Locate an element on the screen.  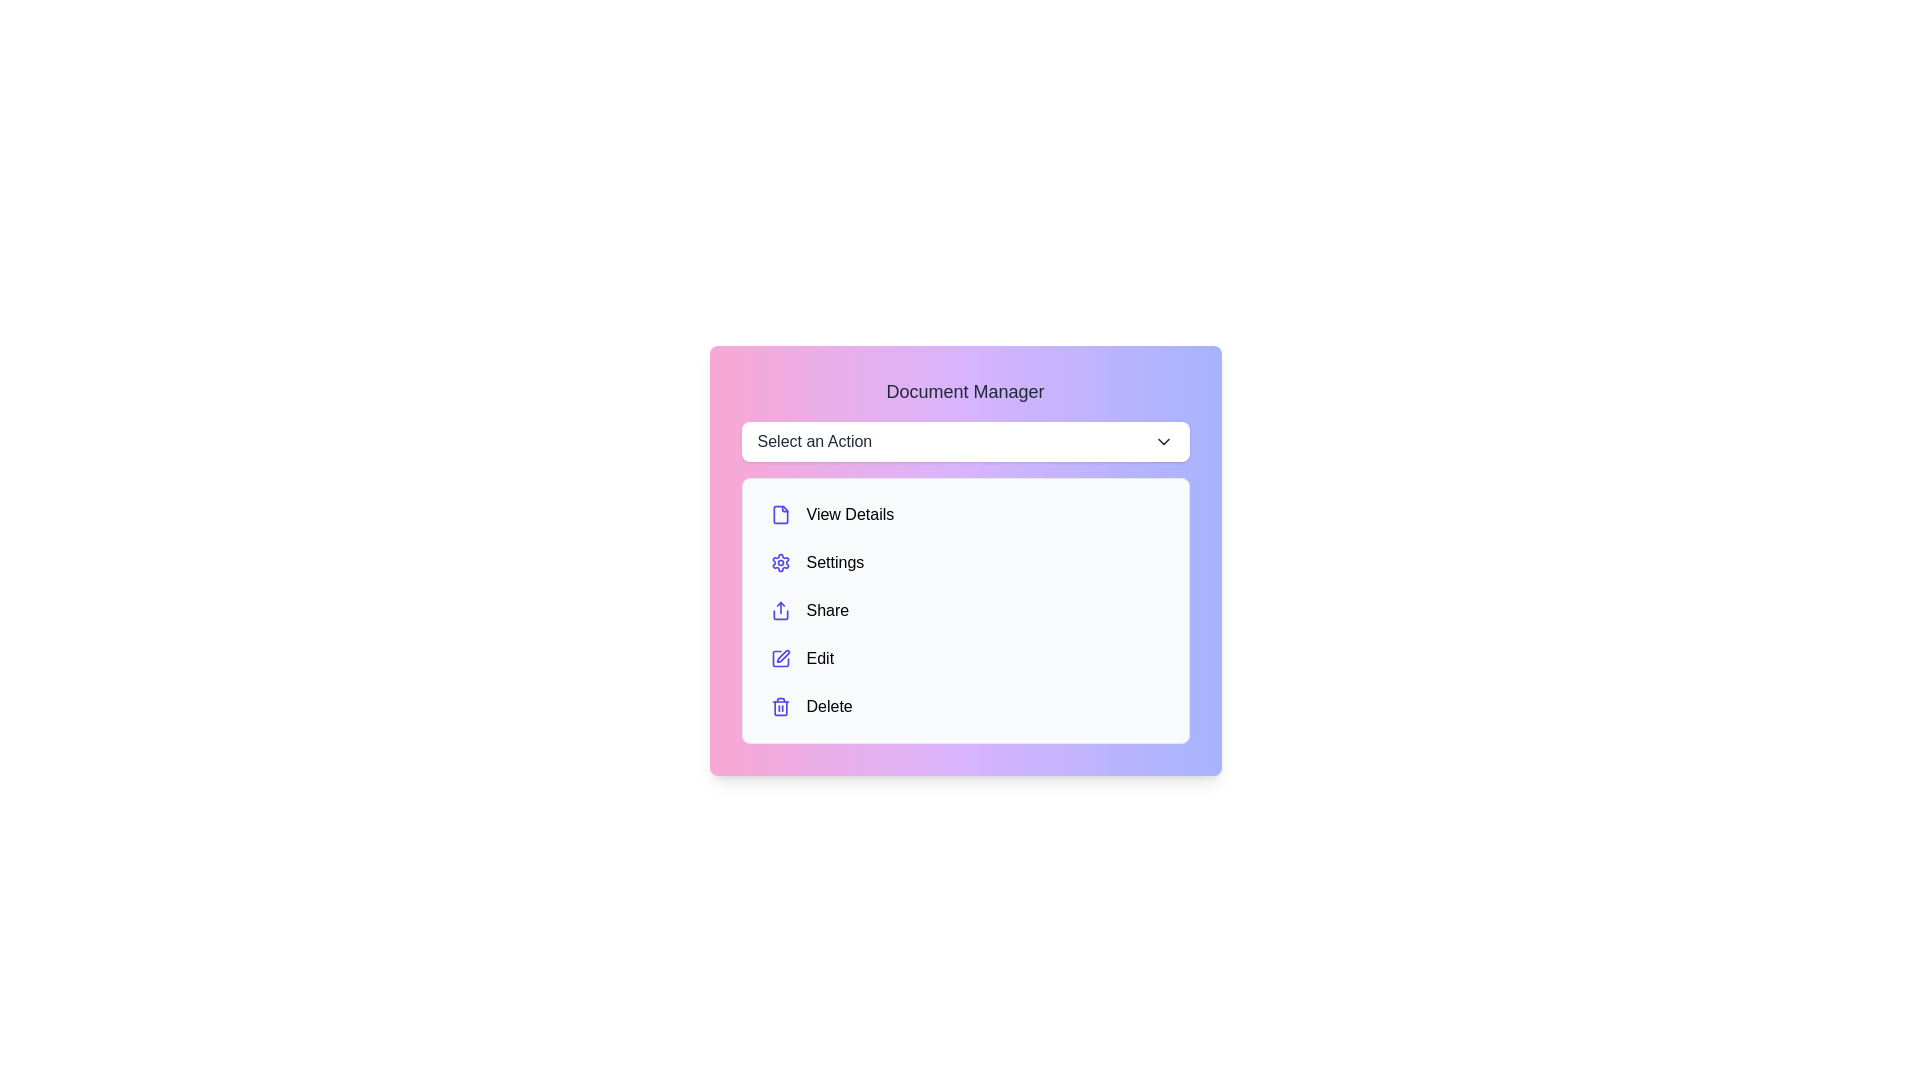
the indigo trash bin icon located at the leftmost side of the 'Delete' action item in the options menu is located at coordinates (779, 705).